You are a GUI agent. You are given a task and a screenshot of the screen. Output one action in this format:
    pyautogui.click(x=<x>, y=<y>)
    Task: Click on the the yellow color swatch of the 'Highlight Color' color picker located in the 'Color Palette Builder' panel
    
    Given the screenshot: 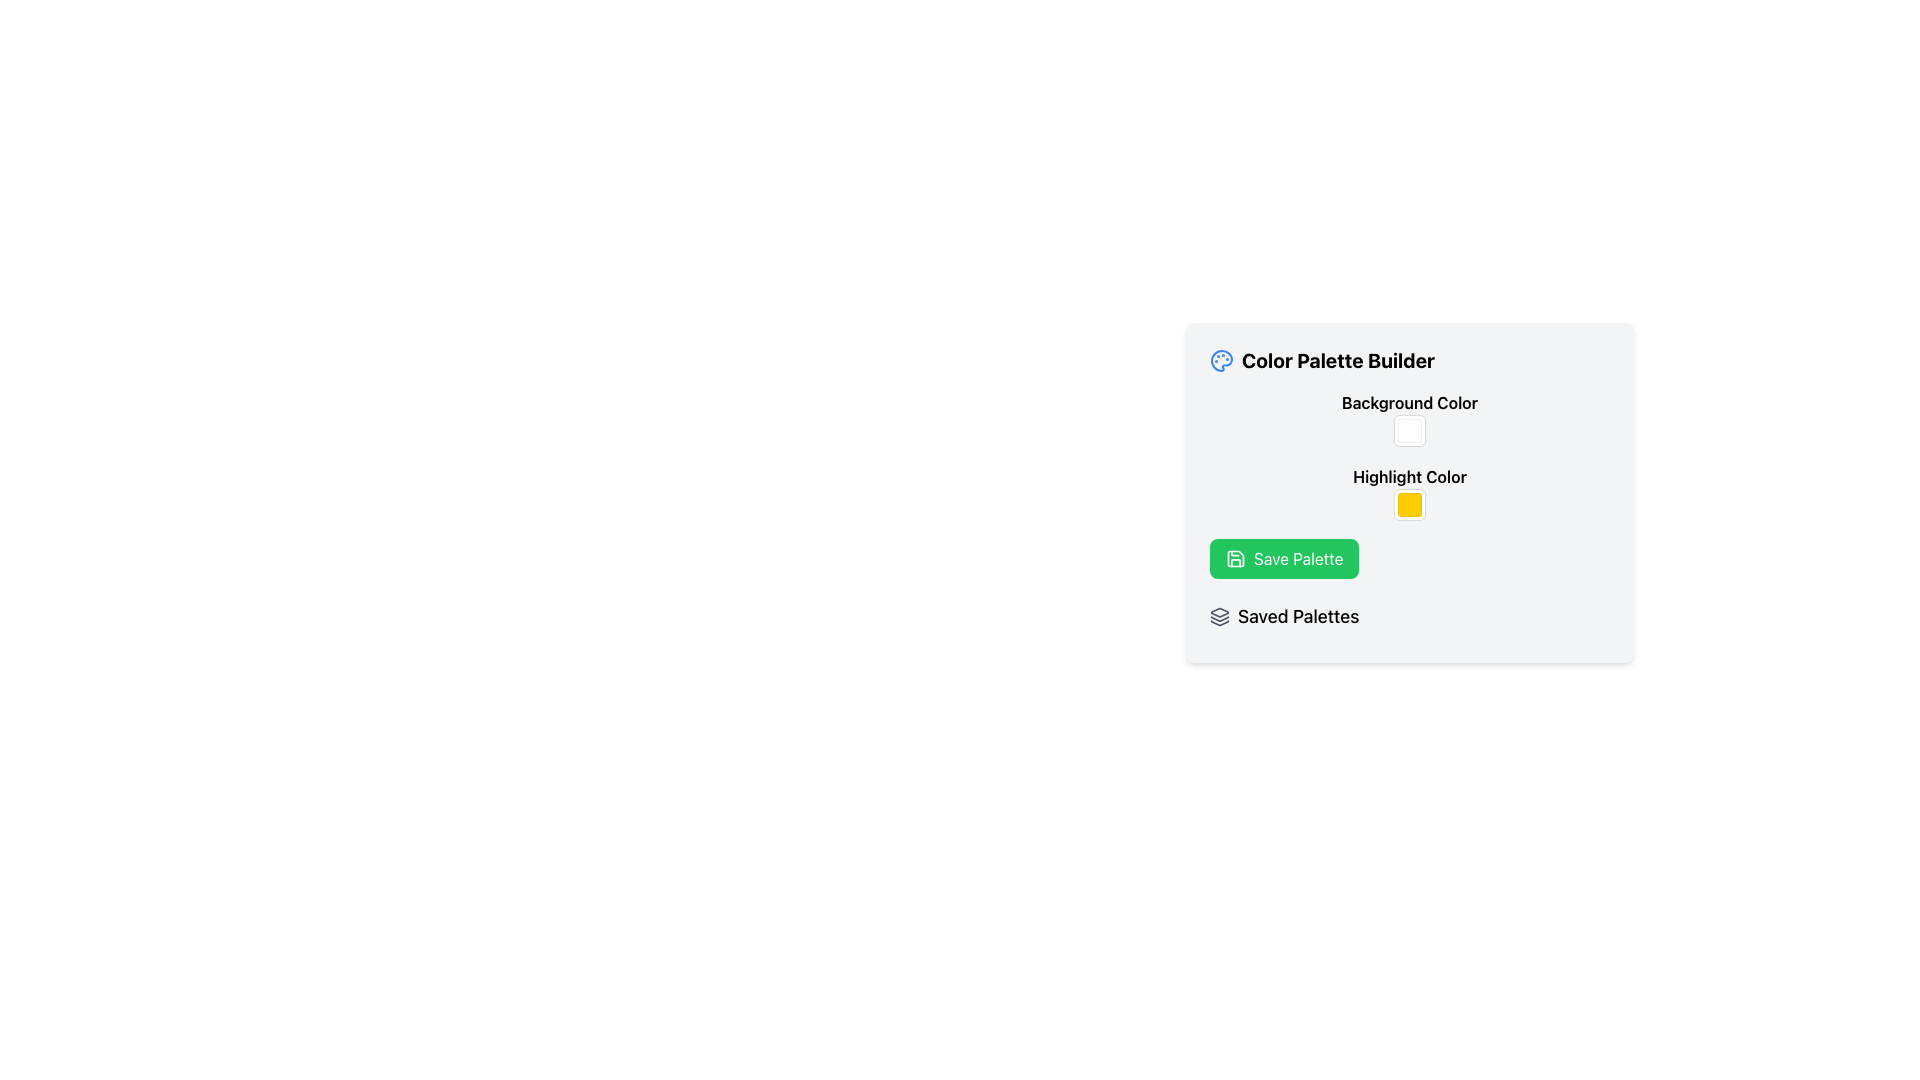 What is the action you would take?
    pyautogui.click(x=1409, y=493)
    